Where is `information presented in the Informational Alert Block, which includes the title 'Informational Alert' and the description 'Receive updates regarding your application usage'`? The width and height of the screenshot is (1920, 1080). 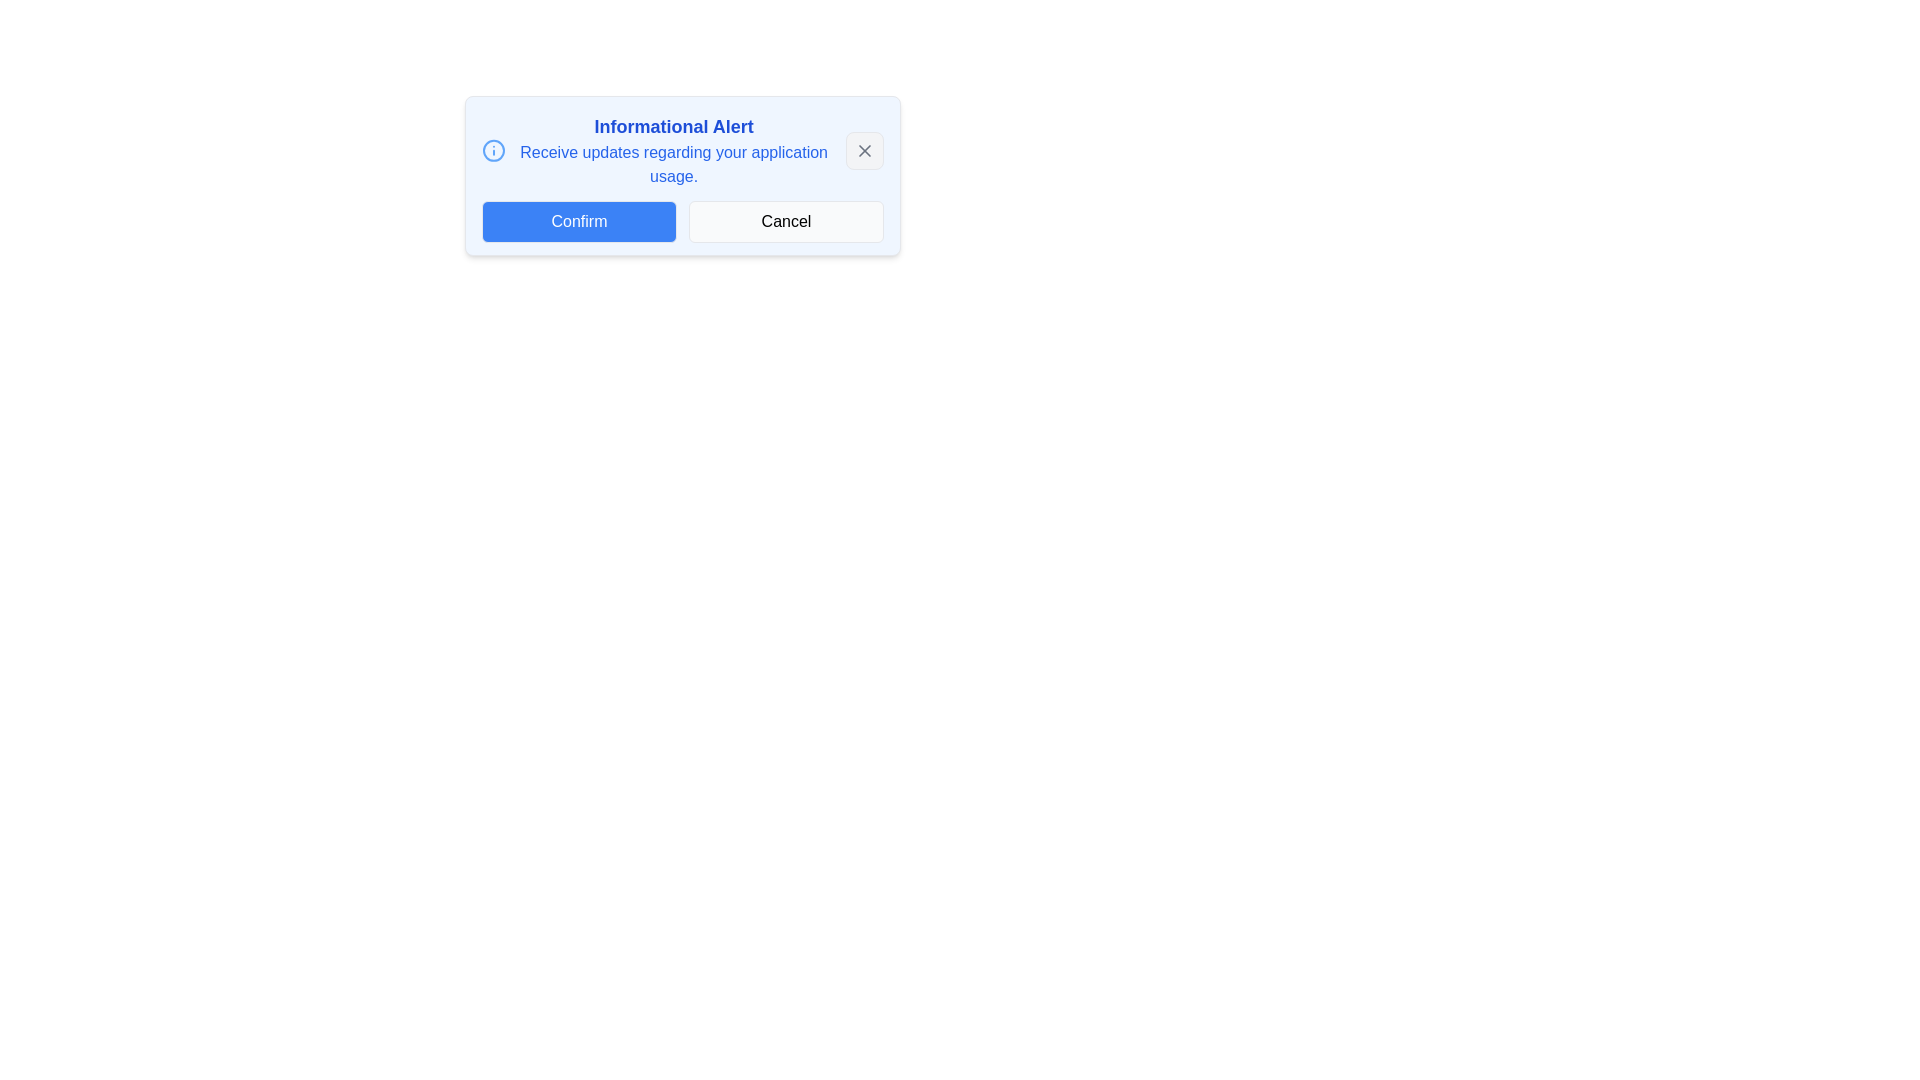
information presented in the Informational Alert Block, which includes the title 'Informational Alert' and the description 'Receive updates regarding your application usage' is located at coordinates (656, 149).